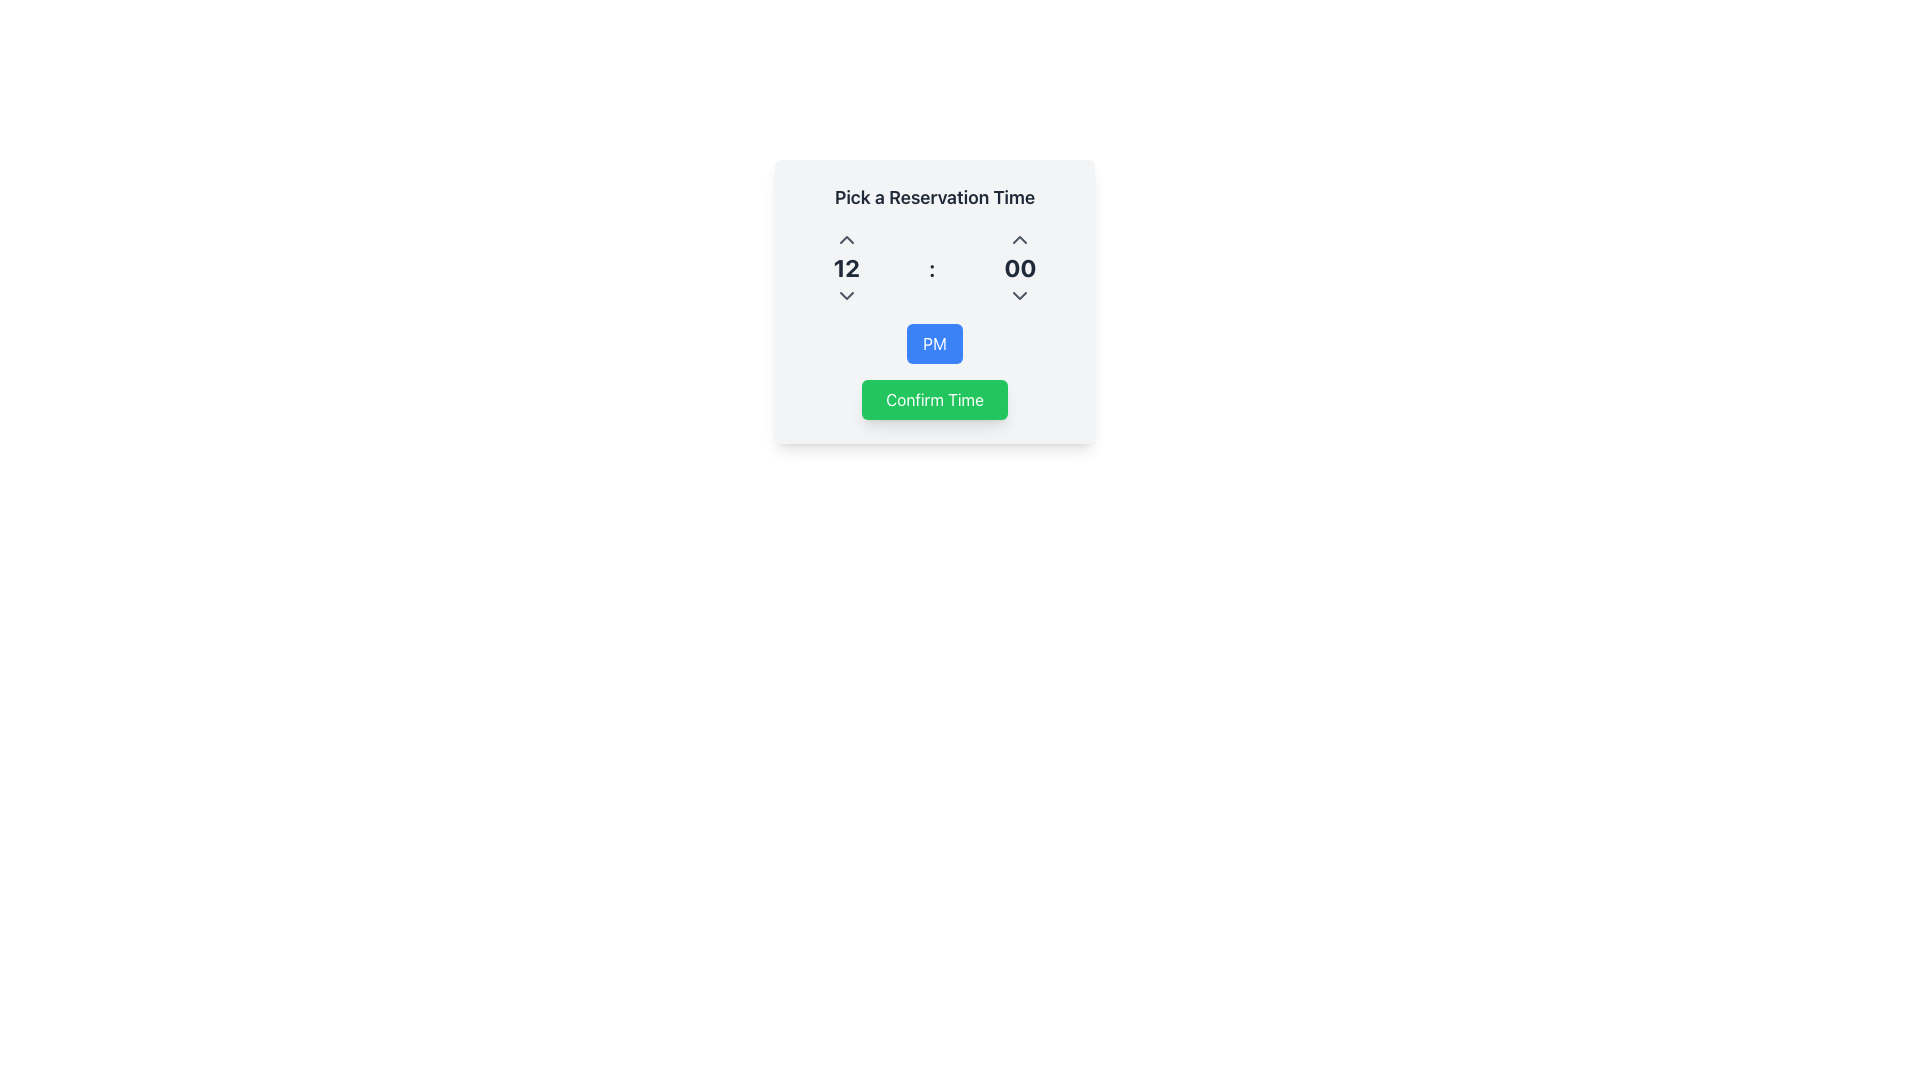 This screenshot has height=1080, width=1920. I want to click on the rectangular button with rounded corners, blue background, and white text displaying 'PM', so click(934, 342).